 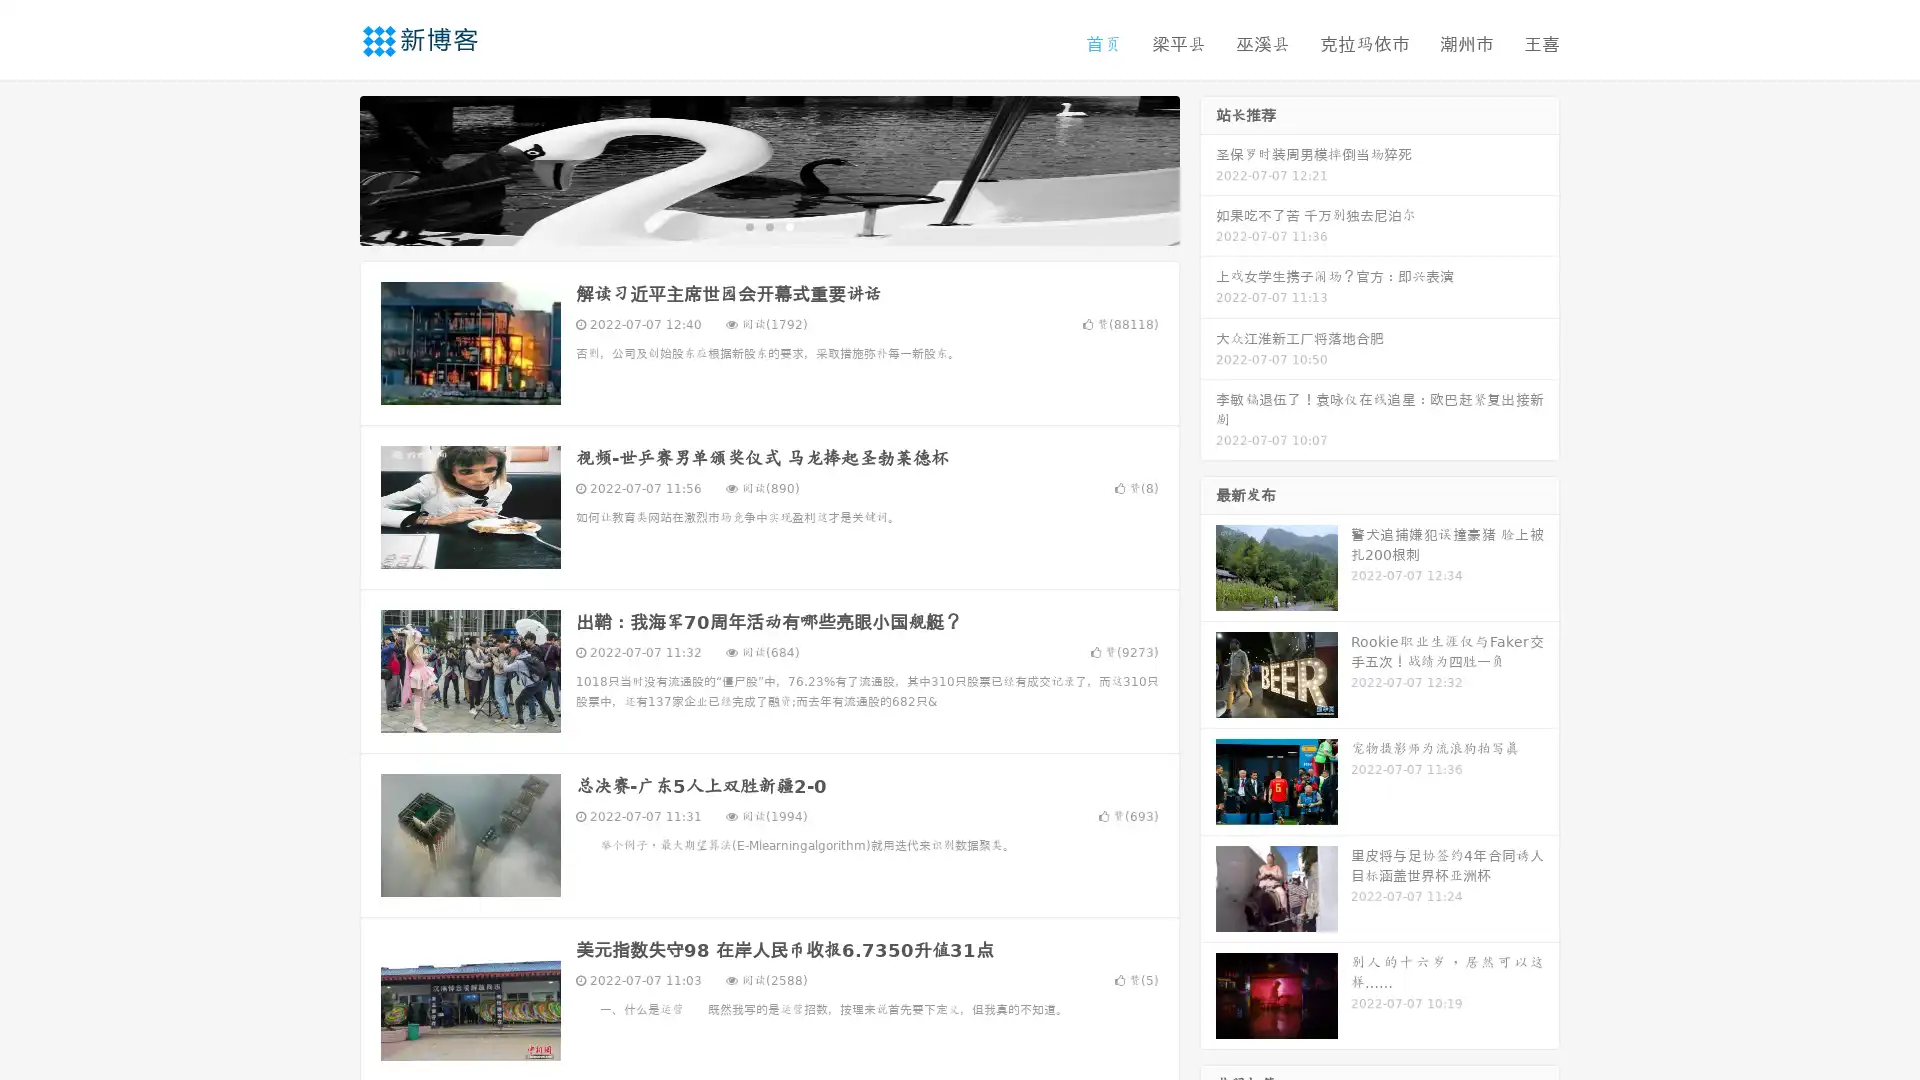 What do you see at coordinates (768, 225) in the screenshot?
I see `Go to slide 2` at bounding box center [768, 225].